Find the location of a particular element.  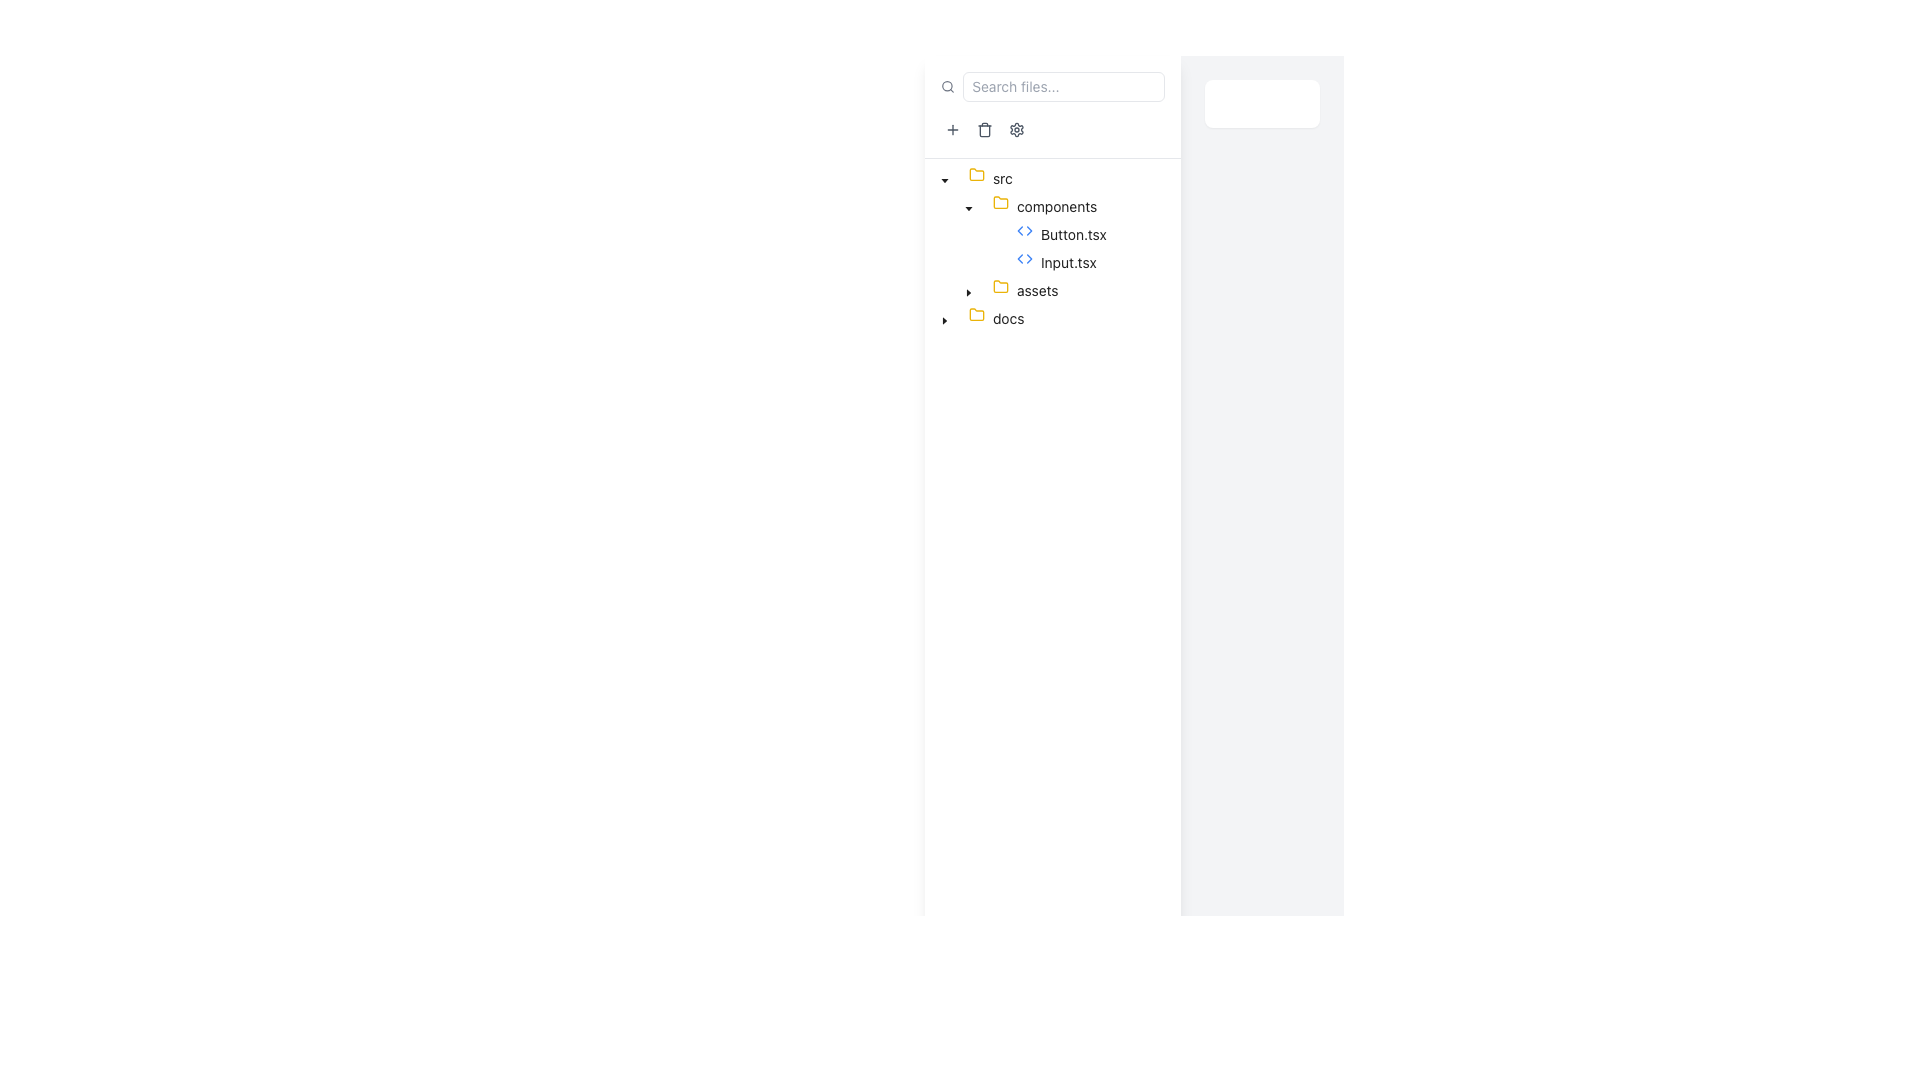

the yellow folder icon representing the 'src' directory in the file navigation panel is located at coordinates (977, 172).